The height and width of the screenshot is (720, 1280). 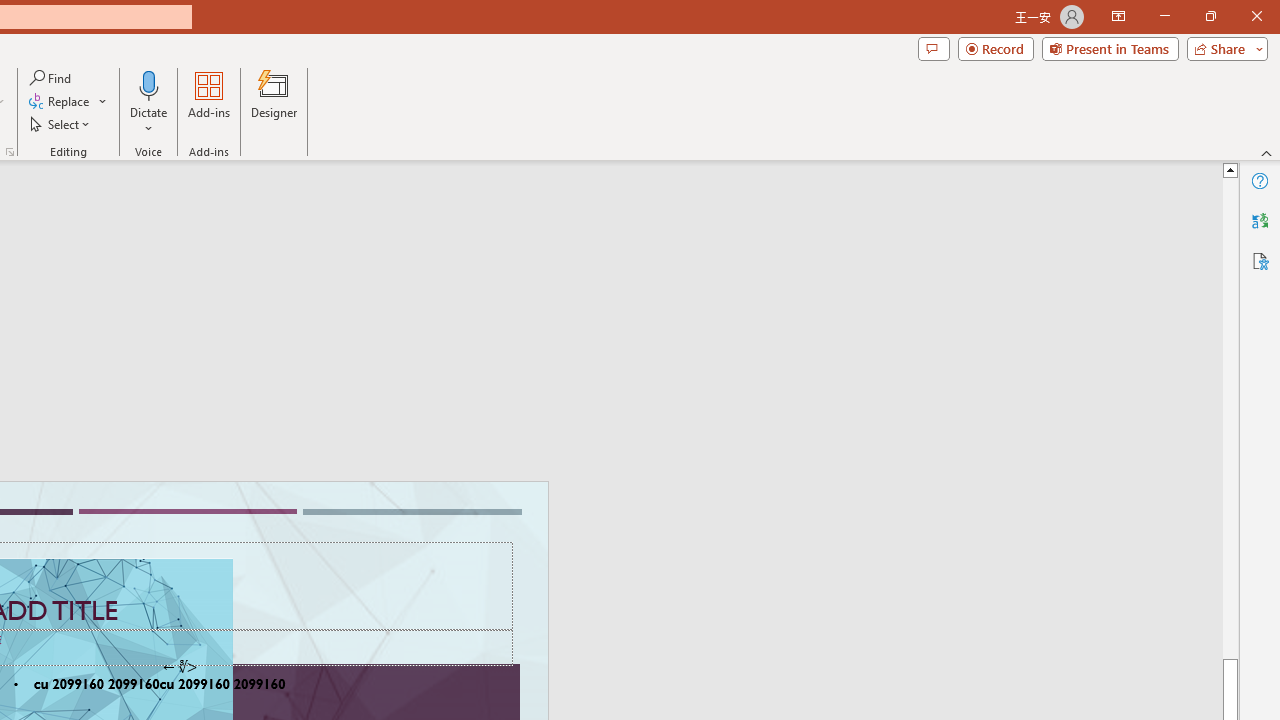 I want to click on 'Ribbon Display Options', so click(x=1117, y=16).